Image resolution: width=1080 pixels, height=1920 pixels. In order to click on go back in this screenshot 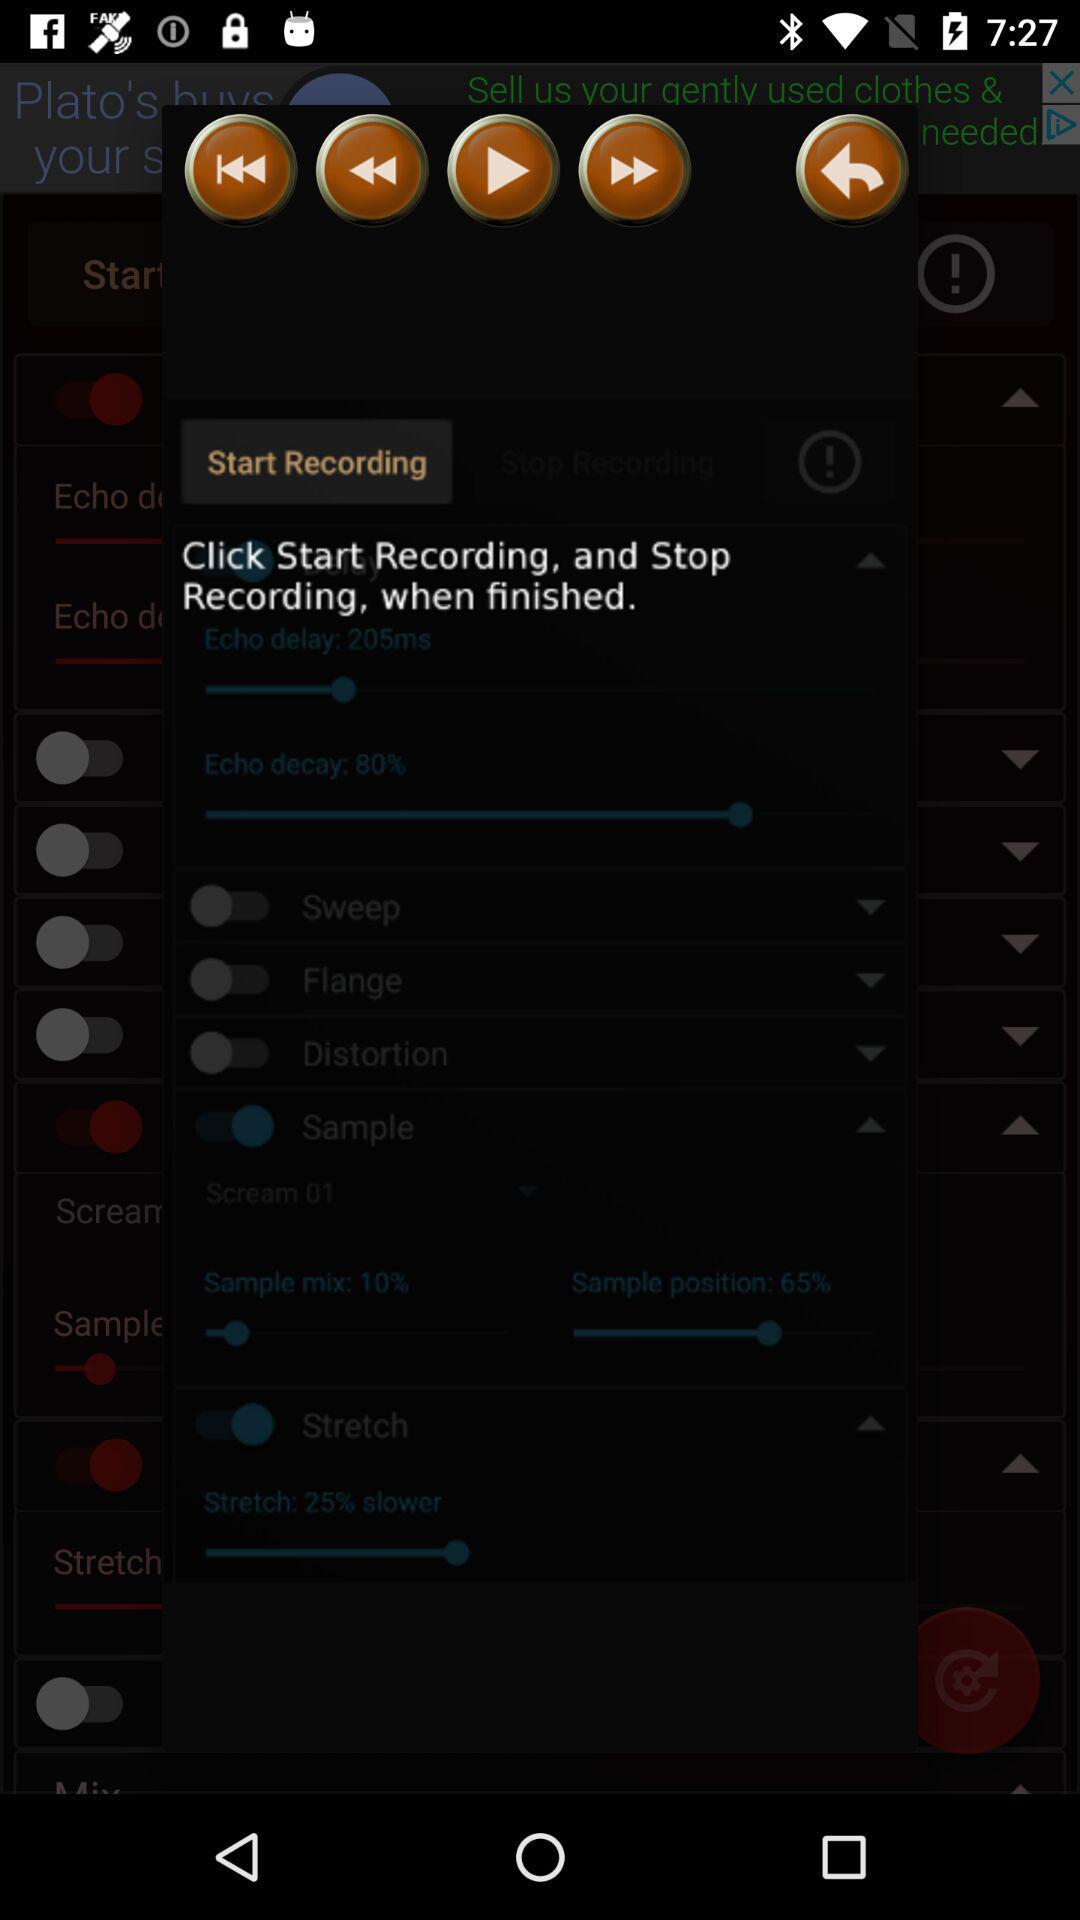, I will do `click(240, 170)`.